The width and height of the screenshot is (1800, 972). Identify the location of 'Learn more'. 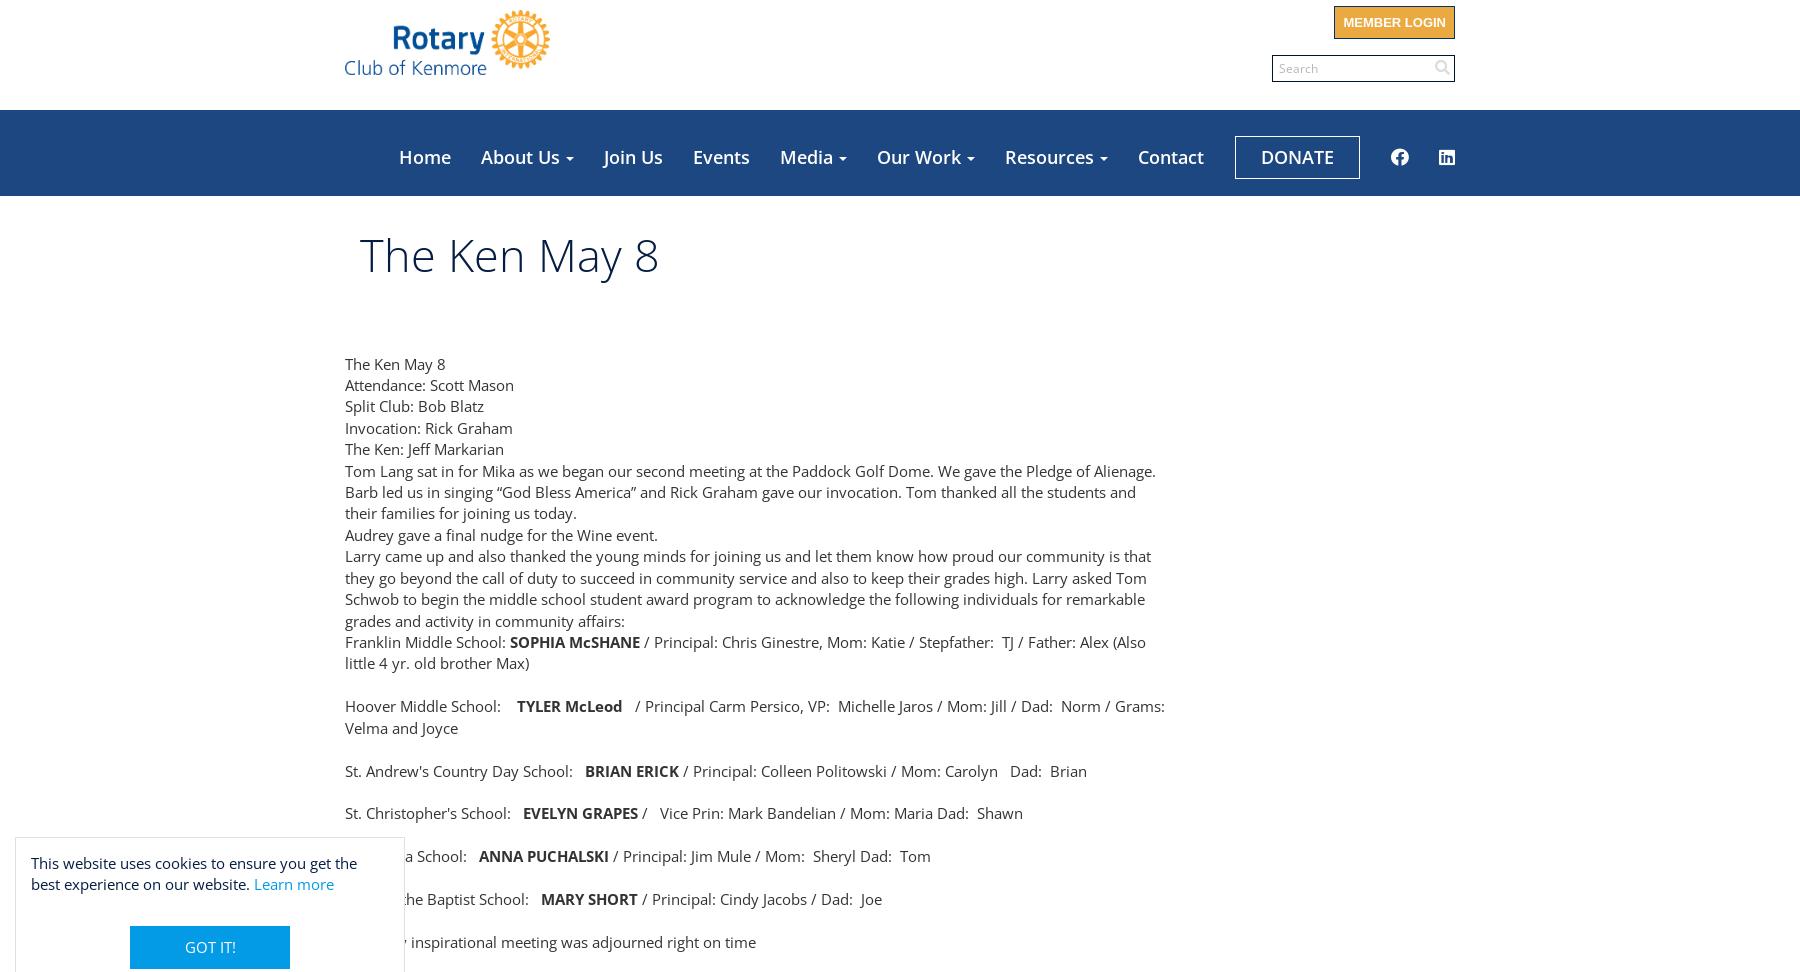
(292, 884).